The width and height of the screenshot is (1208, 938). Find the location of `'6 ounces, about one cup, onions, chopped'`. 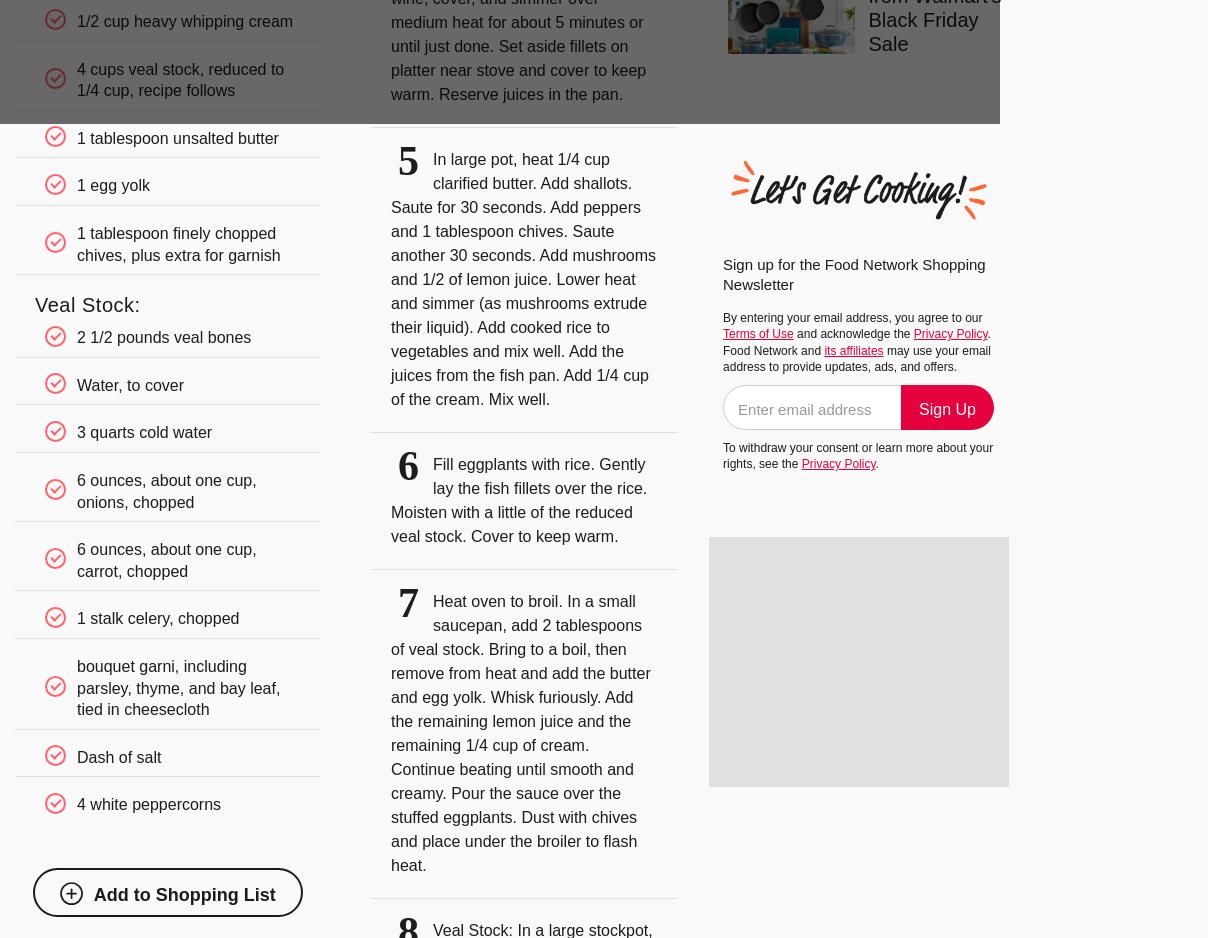

'6 ounces, about one cup, onions, chopped' is located at coordinates (166, 491).